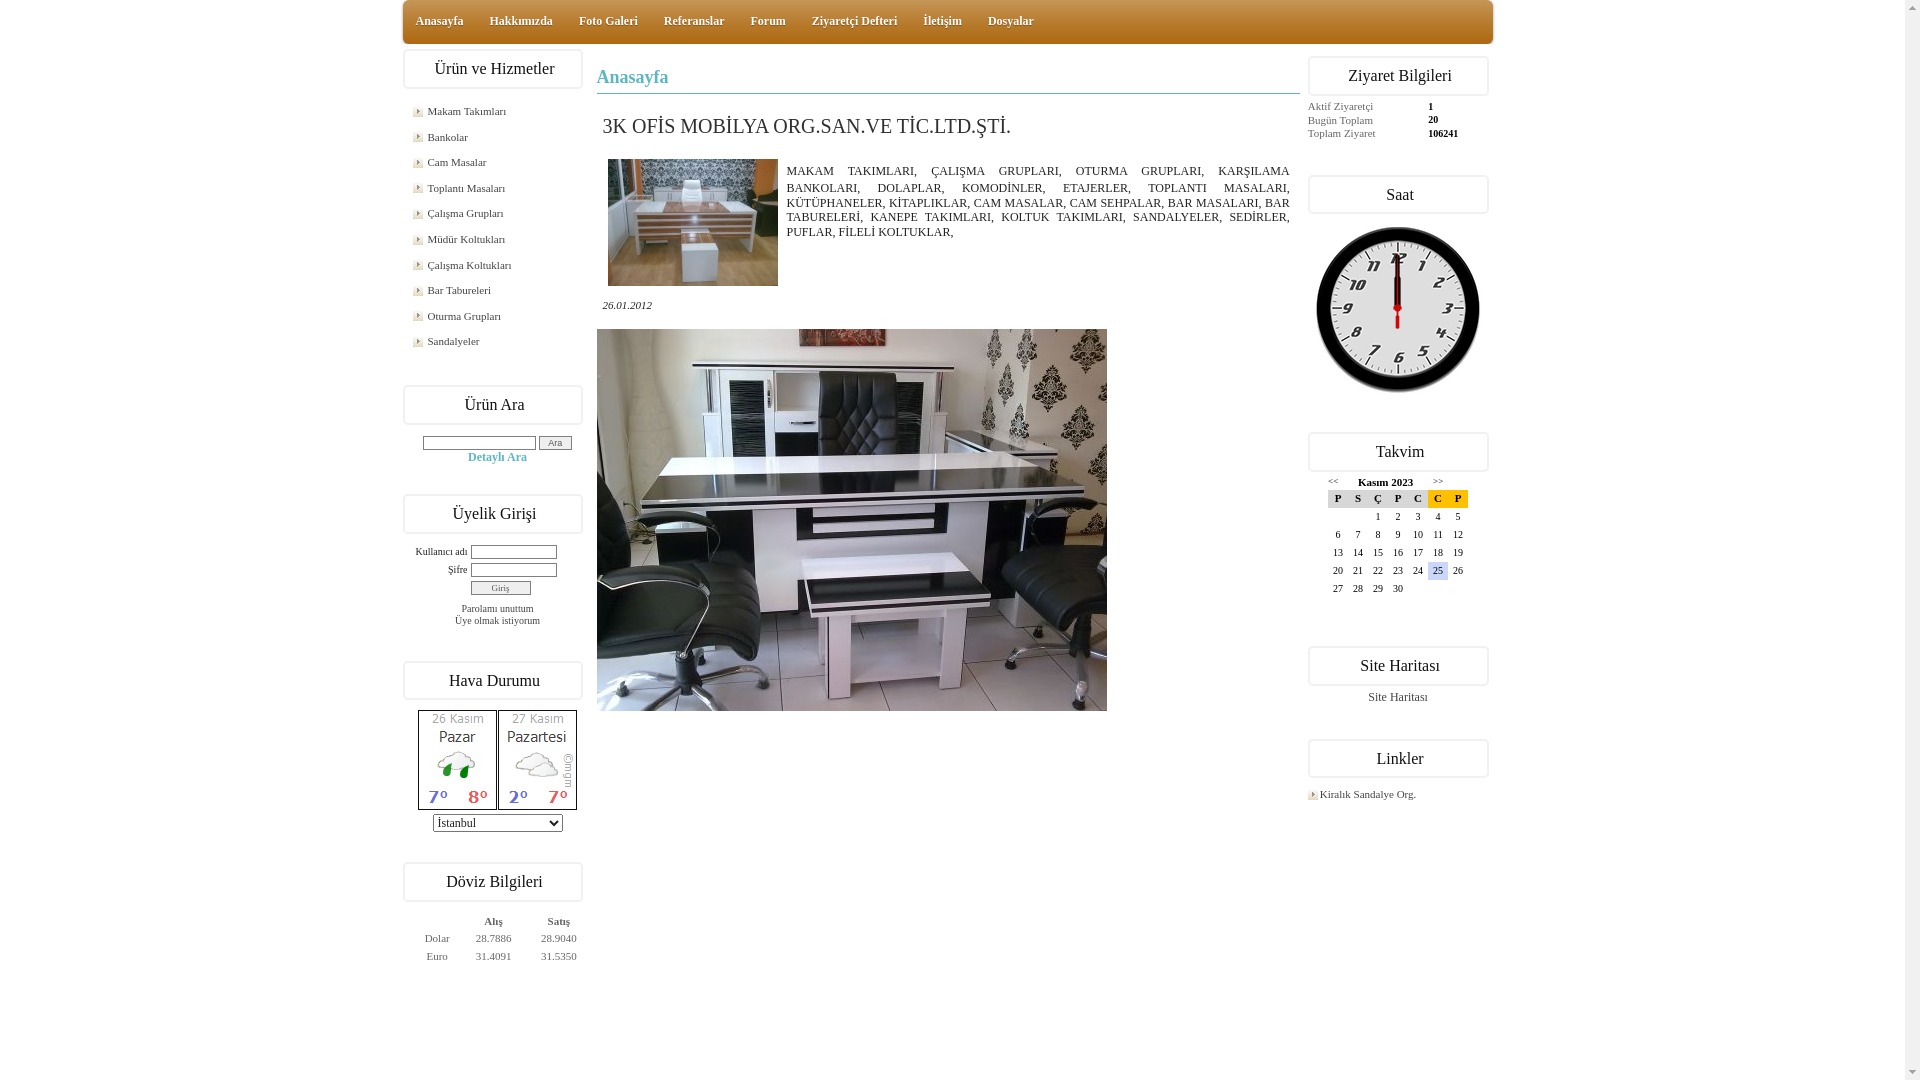 The image size is (1920, 1080). I want to click on '8', so click(1376, 534).